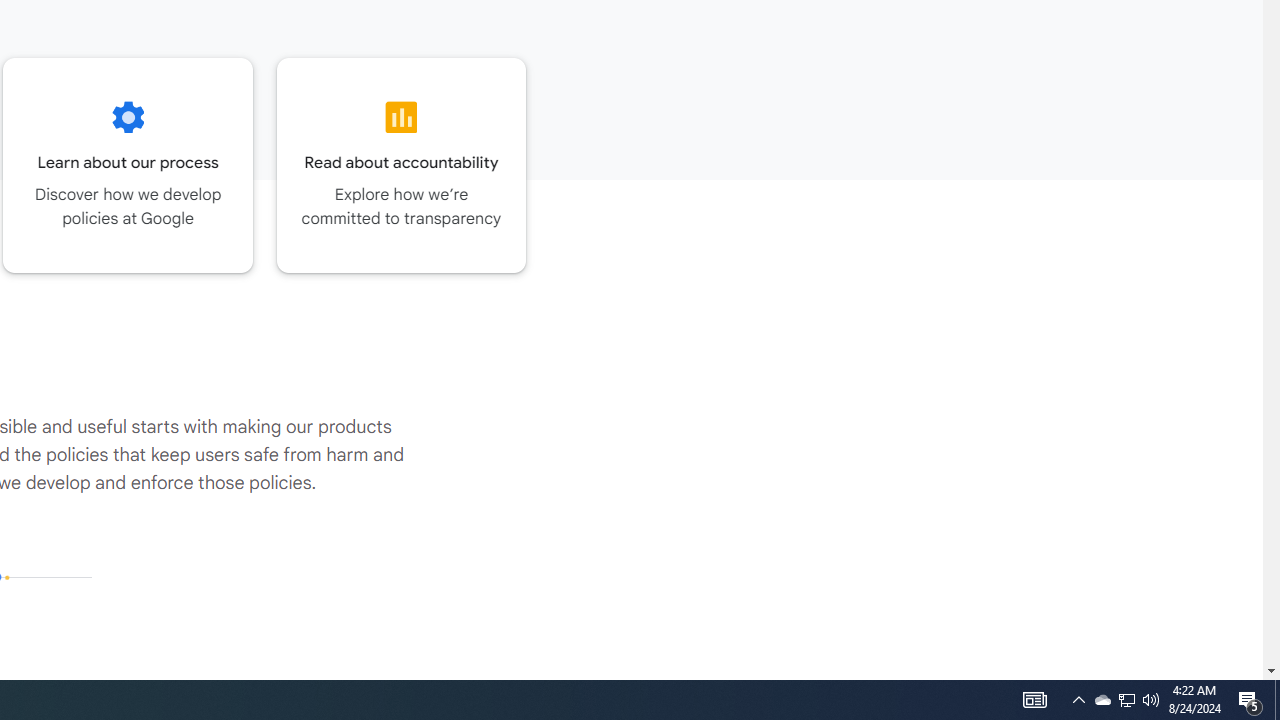  I want to click on 'Go to the Our process page', so click(127, 164).